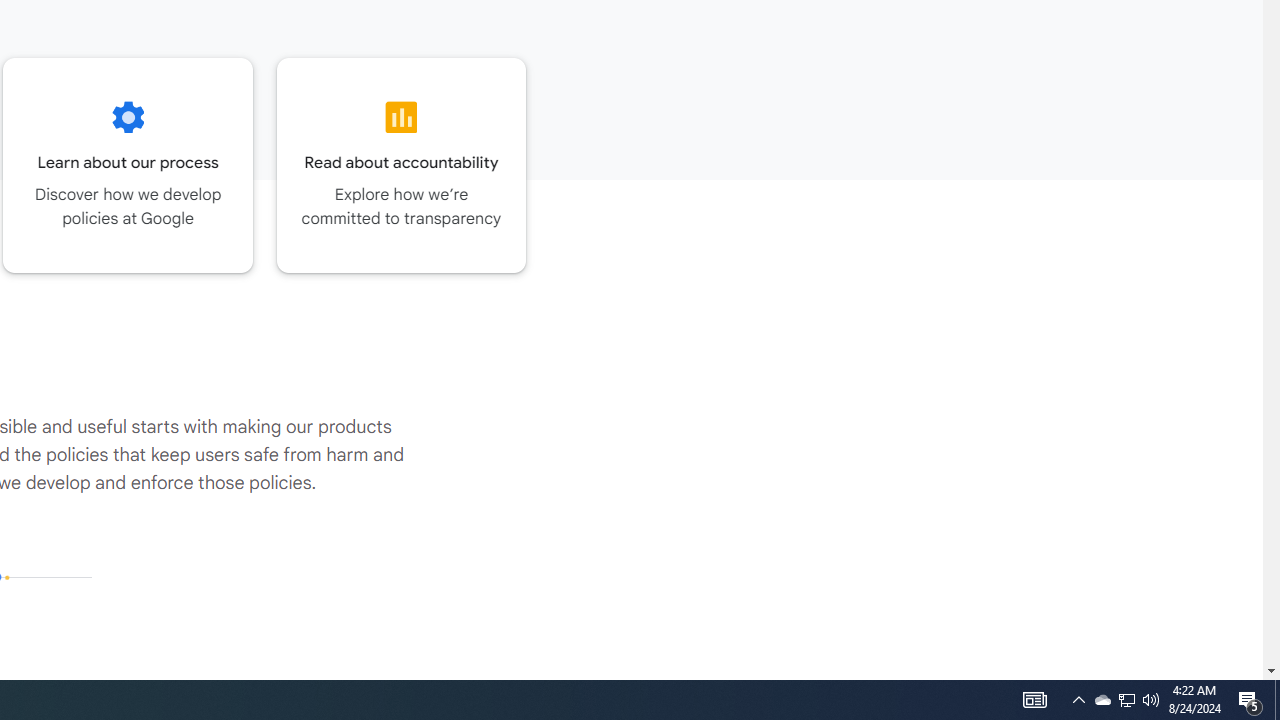  I want to click on 'Go to the Our process page', so click(127, 164).